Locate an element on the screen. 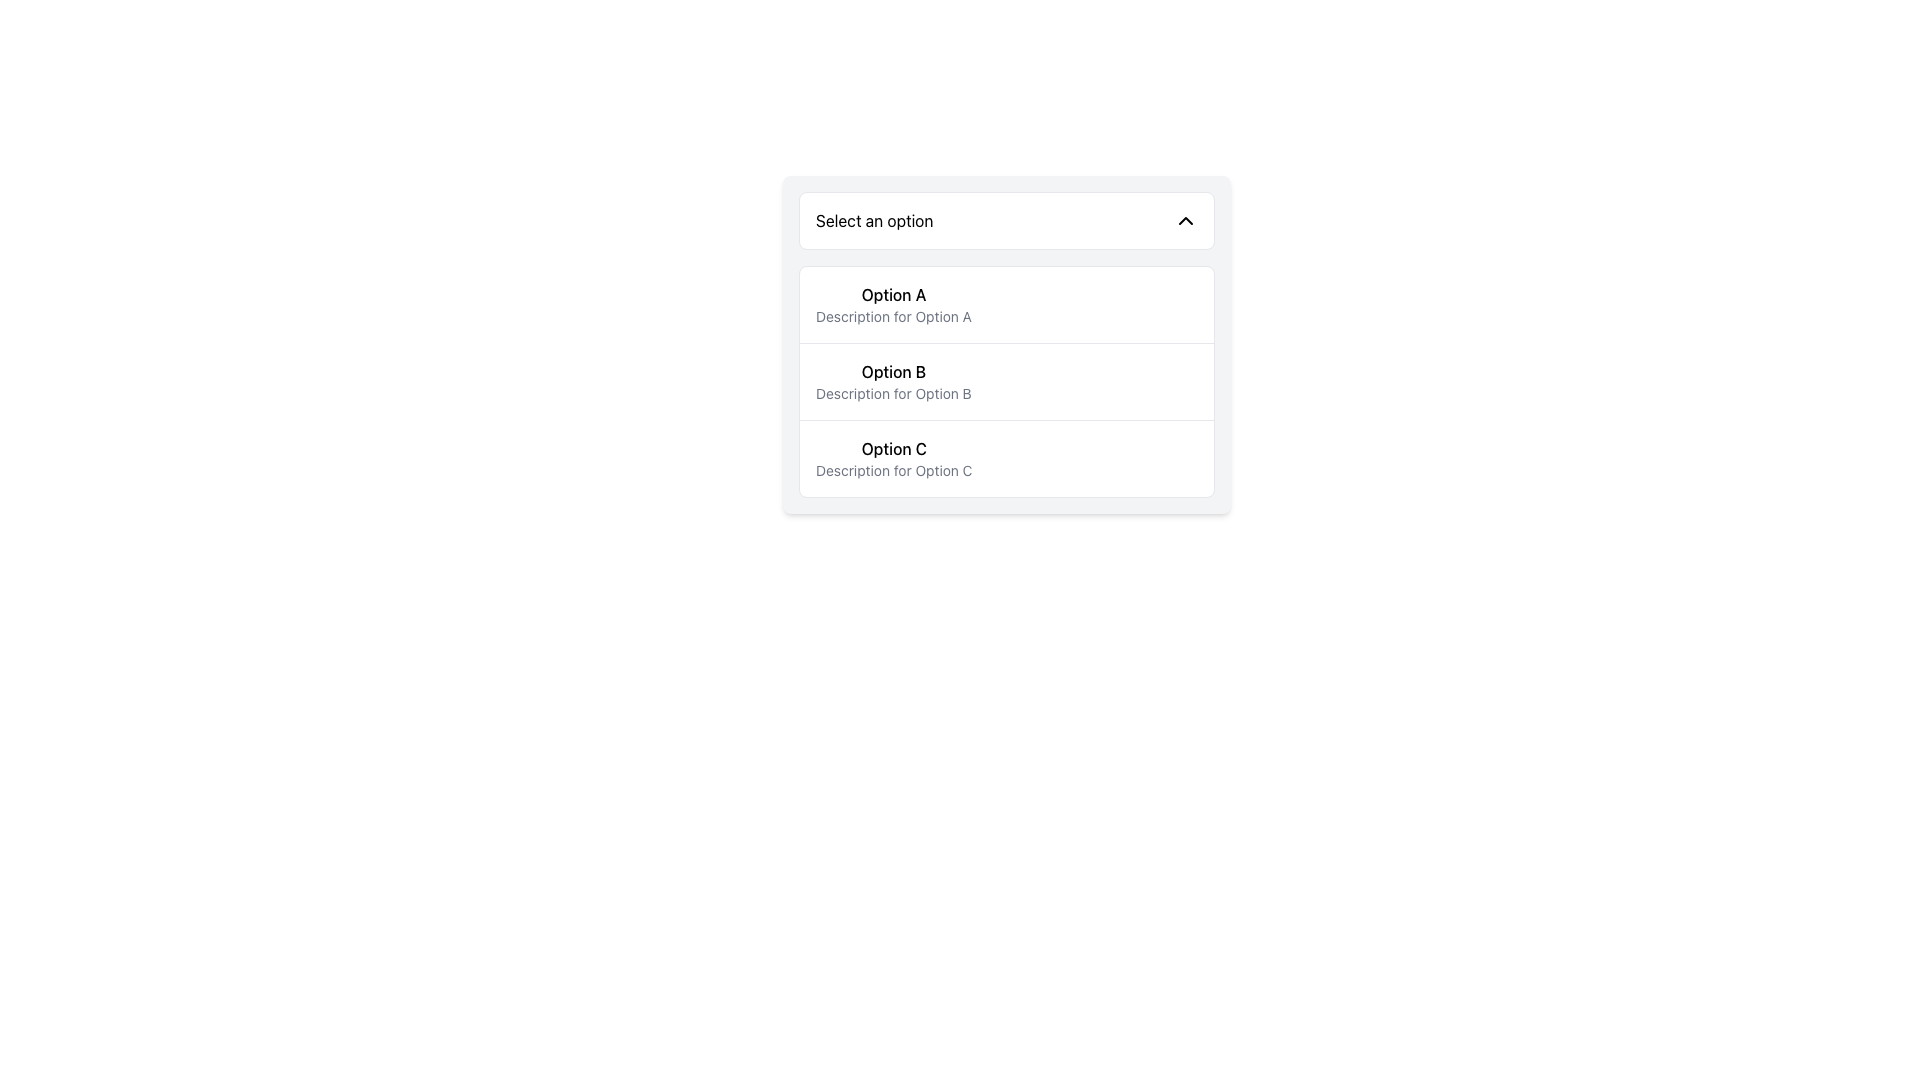  text of the second list item in the dropdown menu, which displays 'Option B' and its description is located at coordinates (892, 381).